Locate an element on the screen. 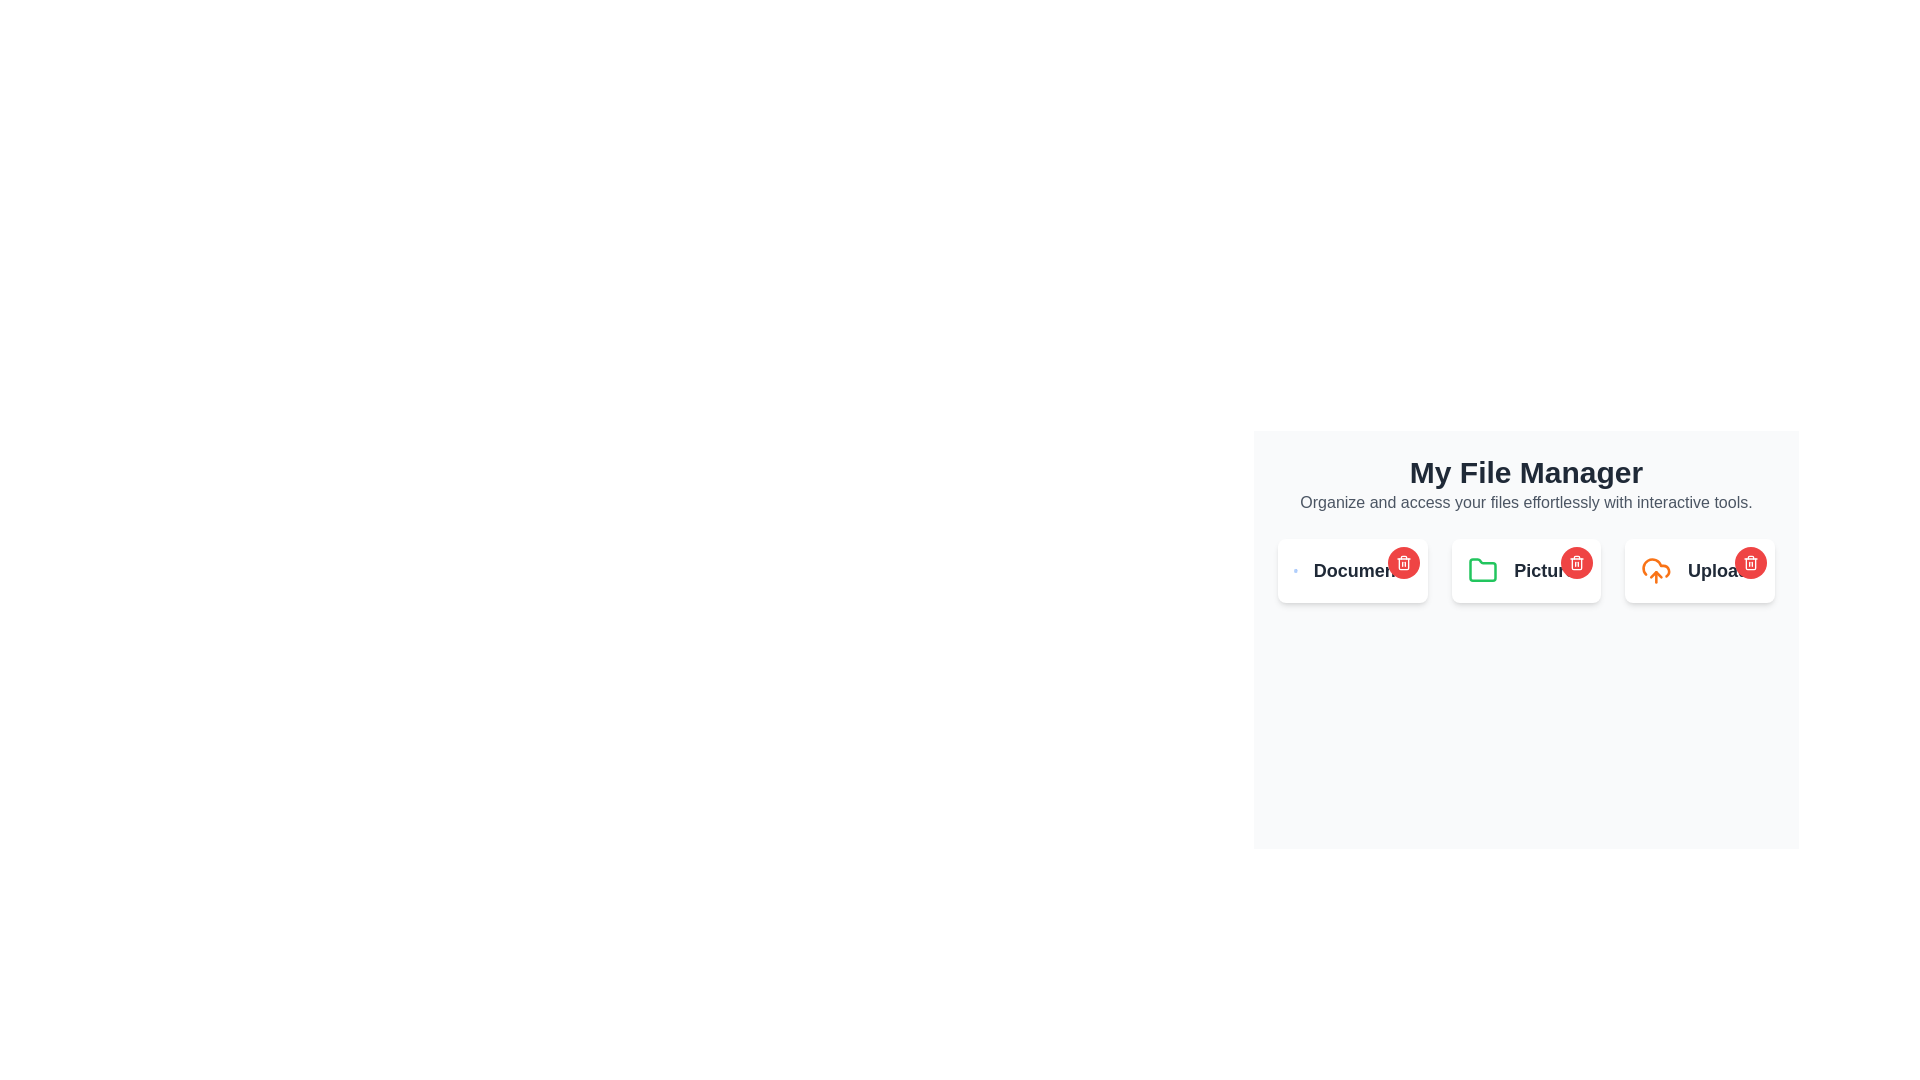  the trash can icon with a red circular background located to the right of the 'Document' button is located at coordinates (1402, 563).